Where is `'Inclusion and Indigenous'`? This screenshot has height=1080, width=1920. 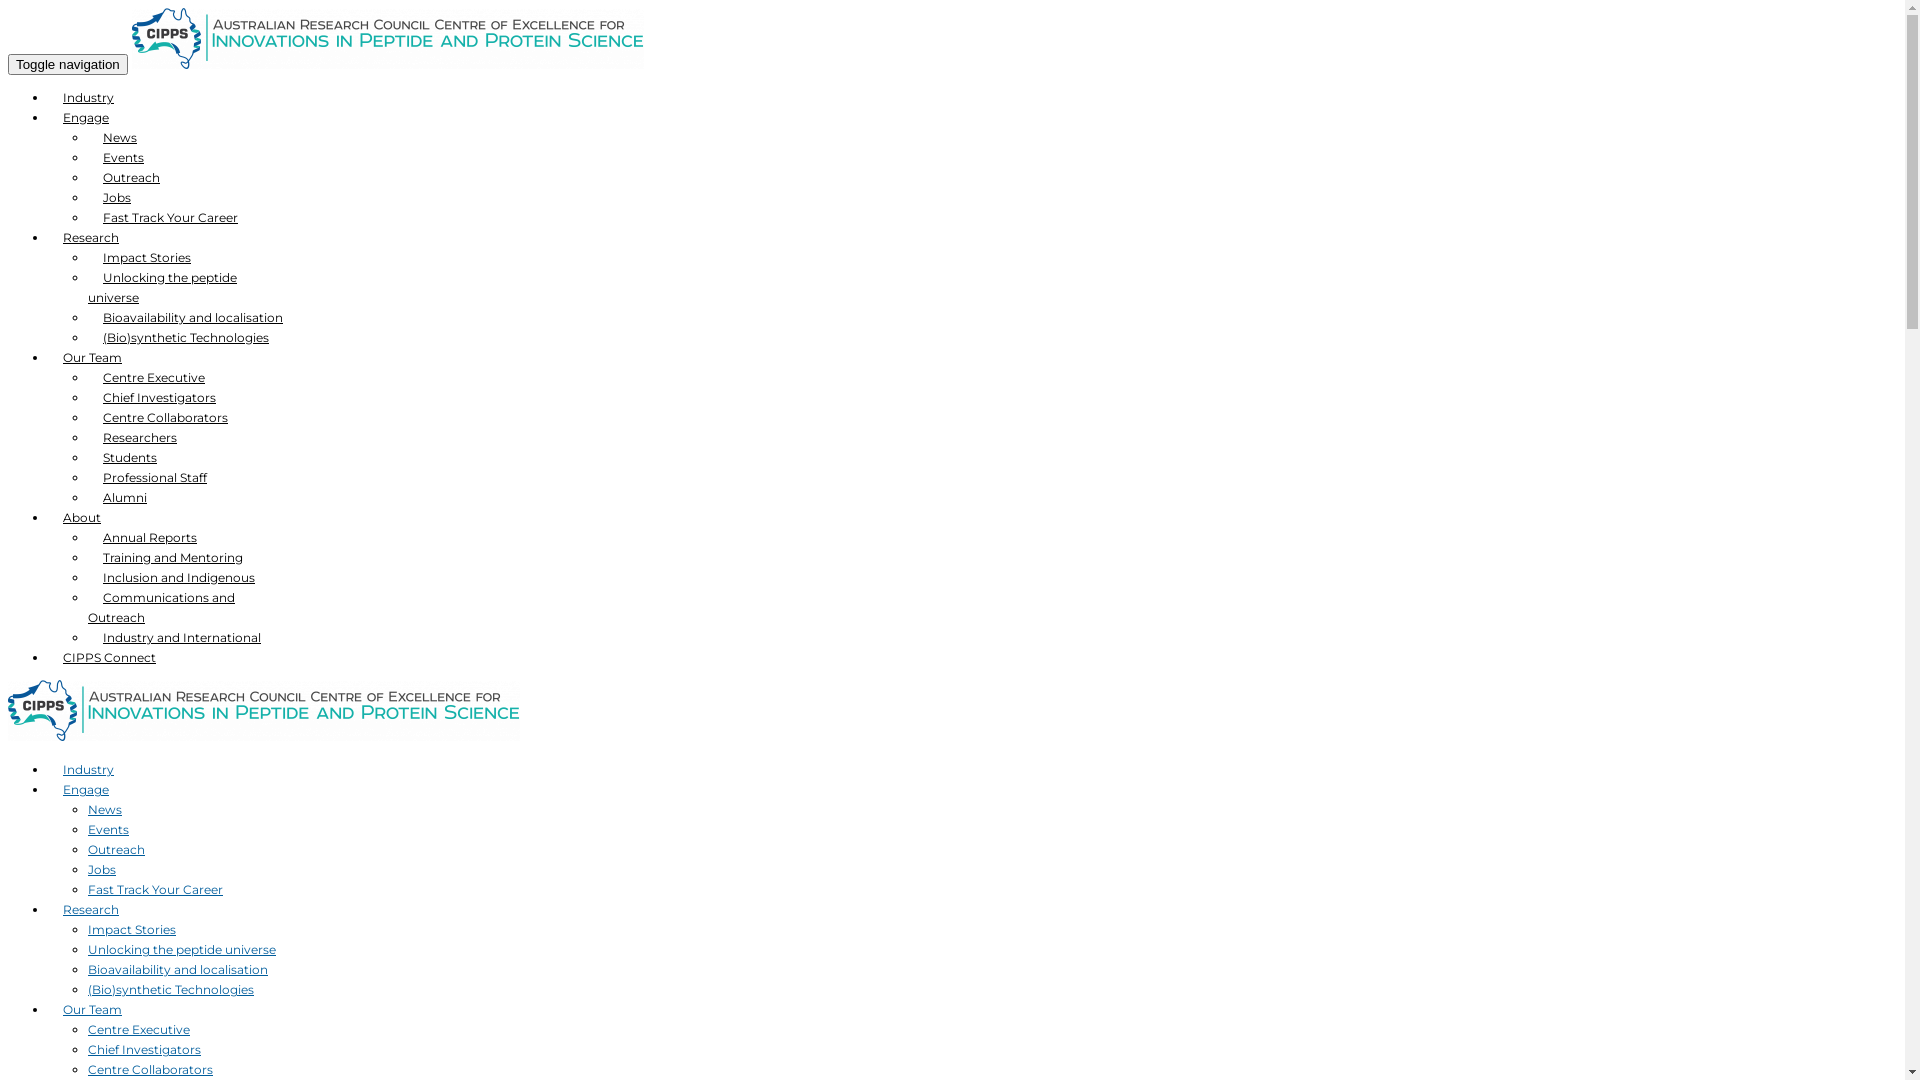
'Inclusion and Indigenous' is located at coordinates (178, 577).